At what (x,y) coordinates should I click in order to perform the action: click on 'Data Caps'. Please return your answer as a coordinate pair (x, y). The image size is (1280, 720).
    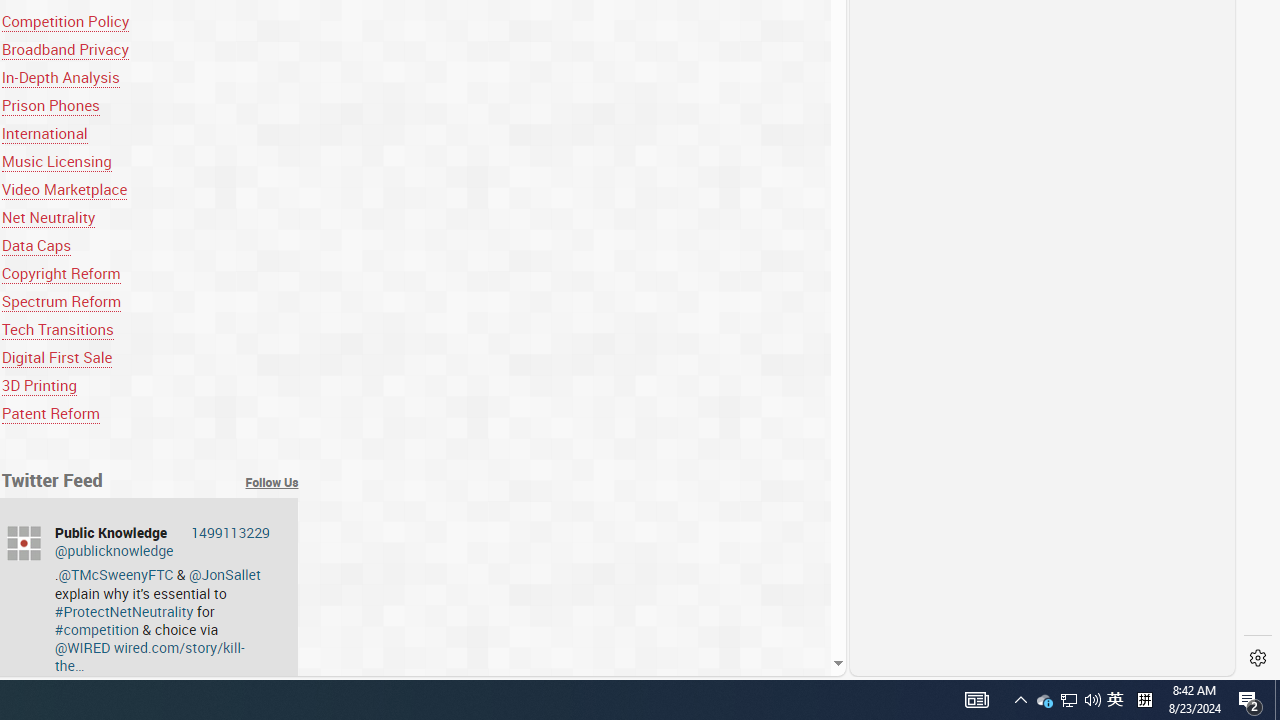
    Looking at the image, I should click on (36, 244).